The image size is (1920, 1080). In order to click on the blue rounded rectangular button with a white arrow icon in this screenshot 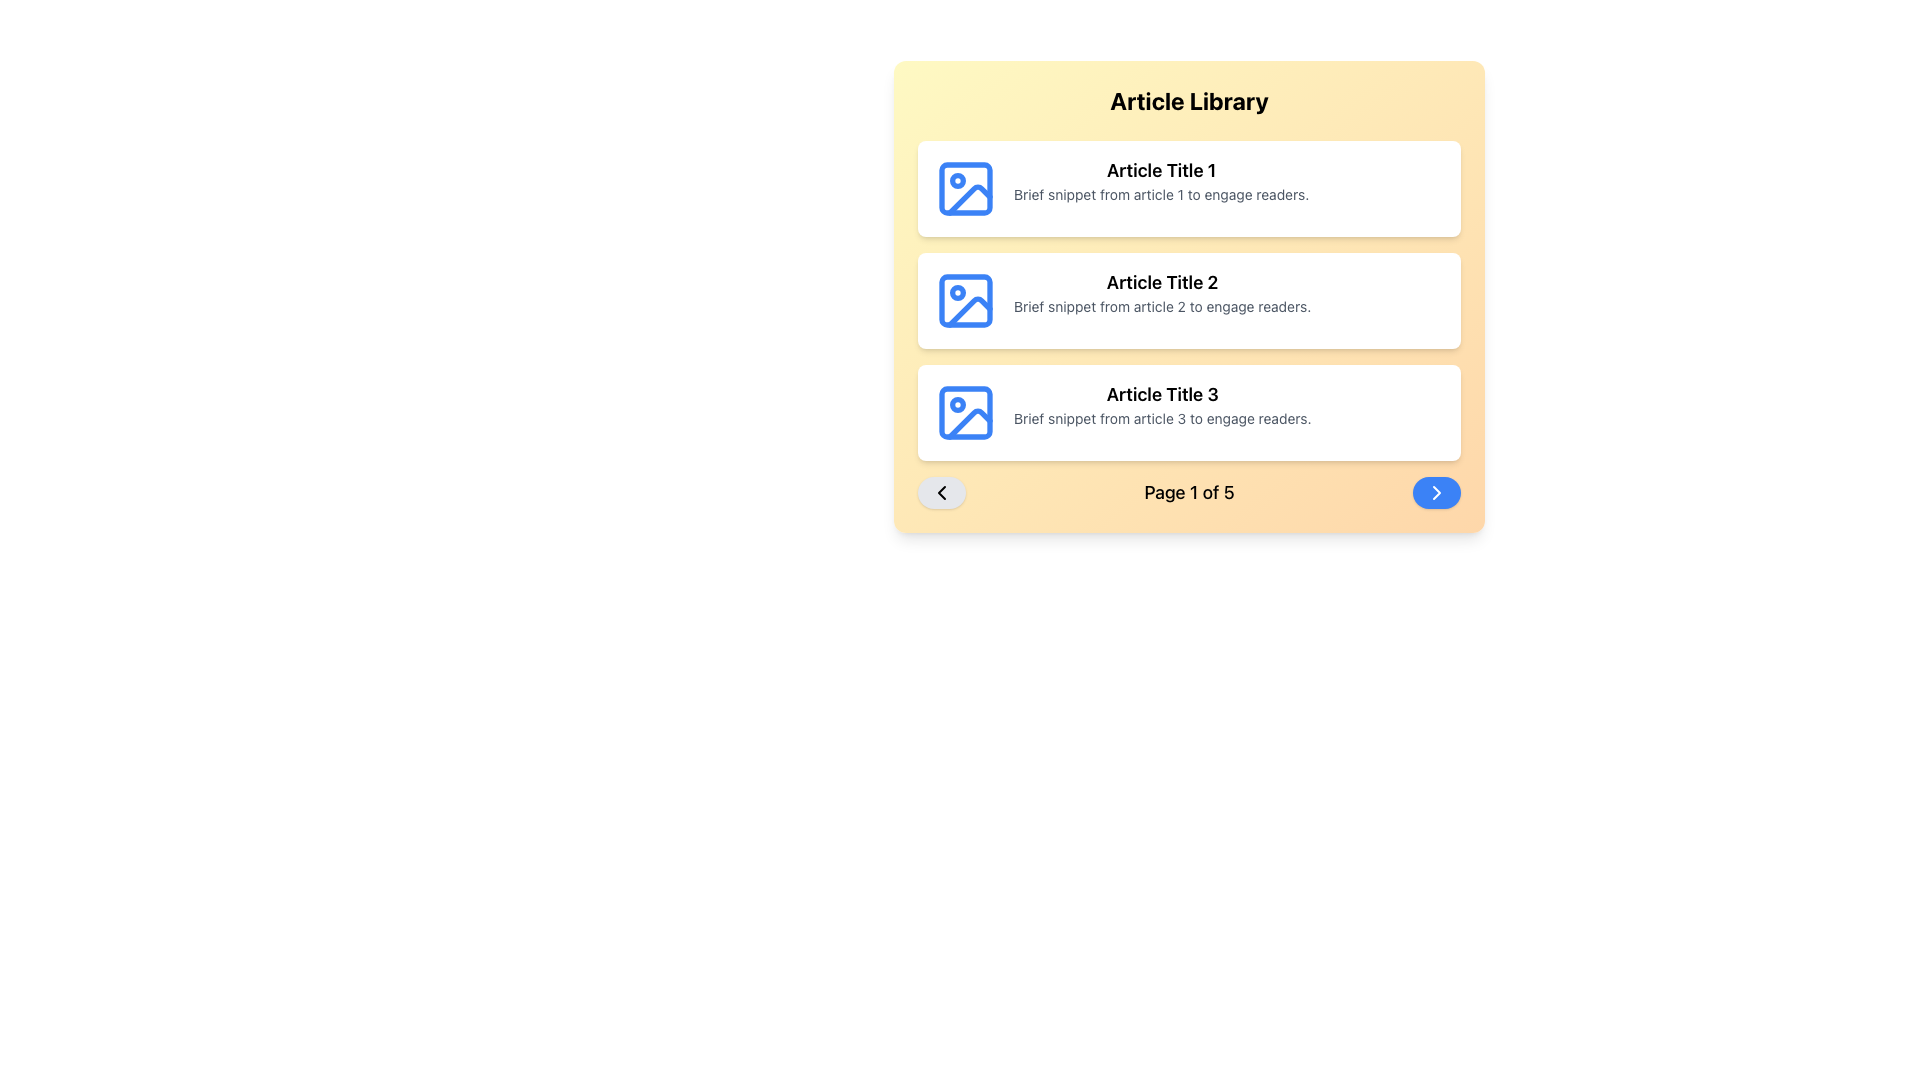, I will do `click(1435, 493)`.